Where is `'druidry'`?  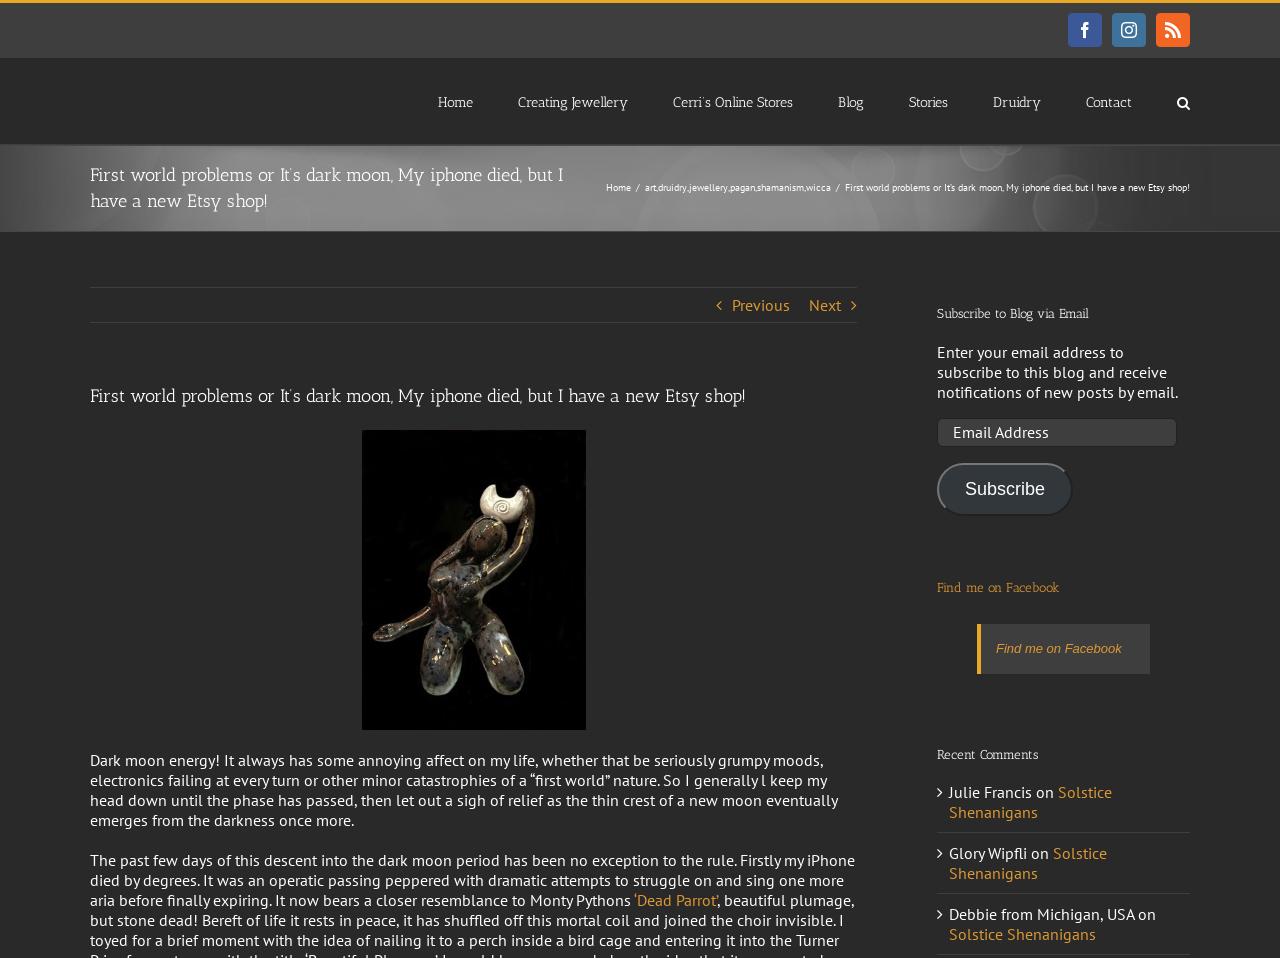 'druidry' is located at coordinates (672, 186).